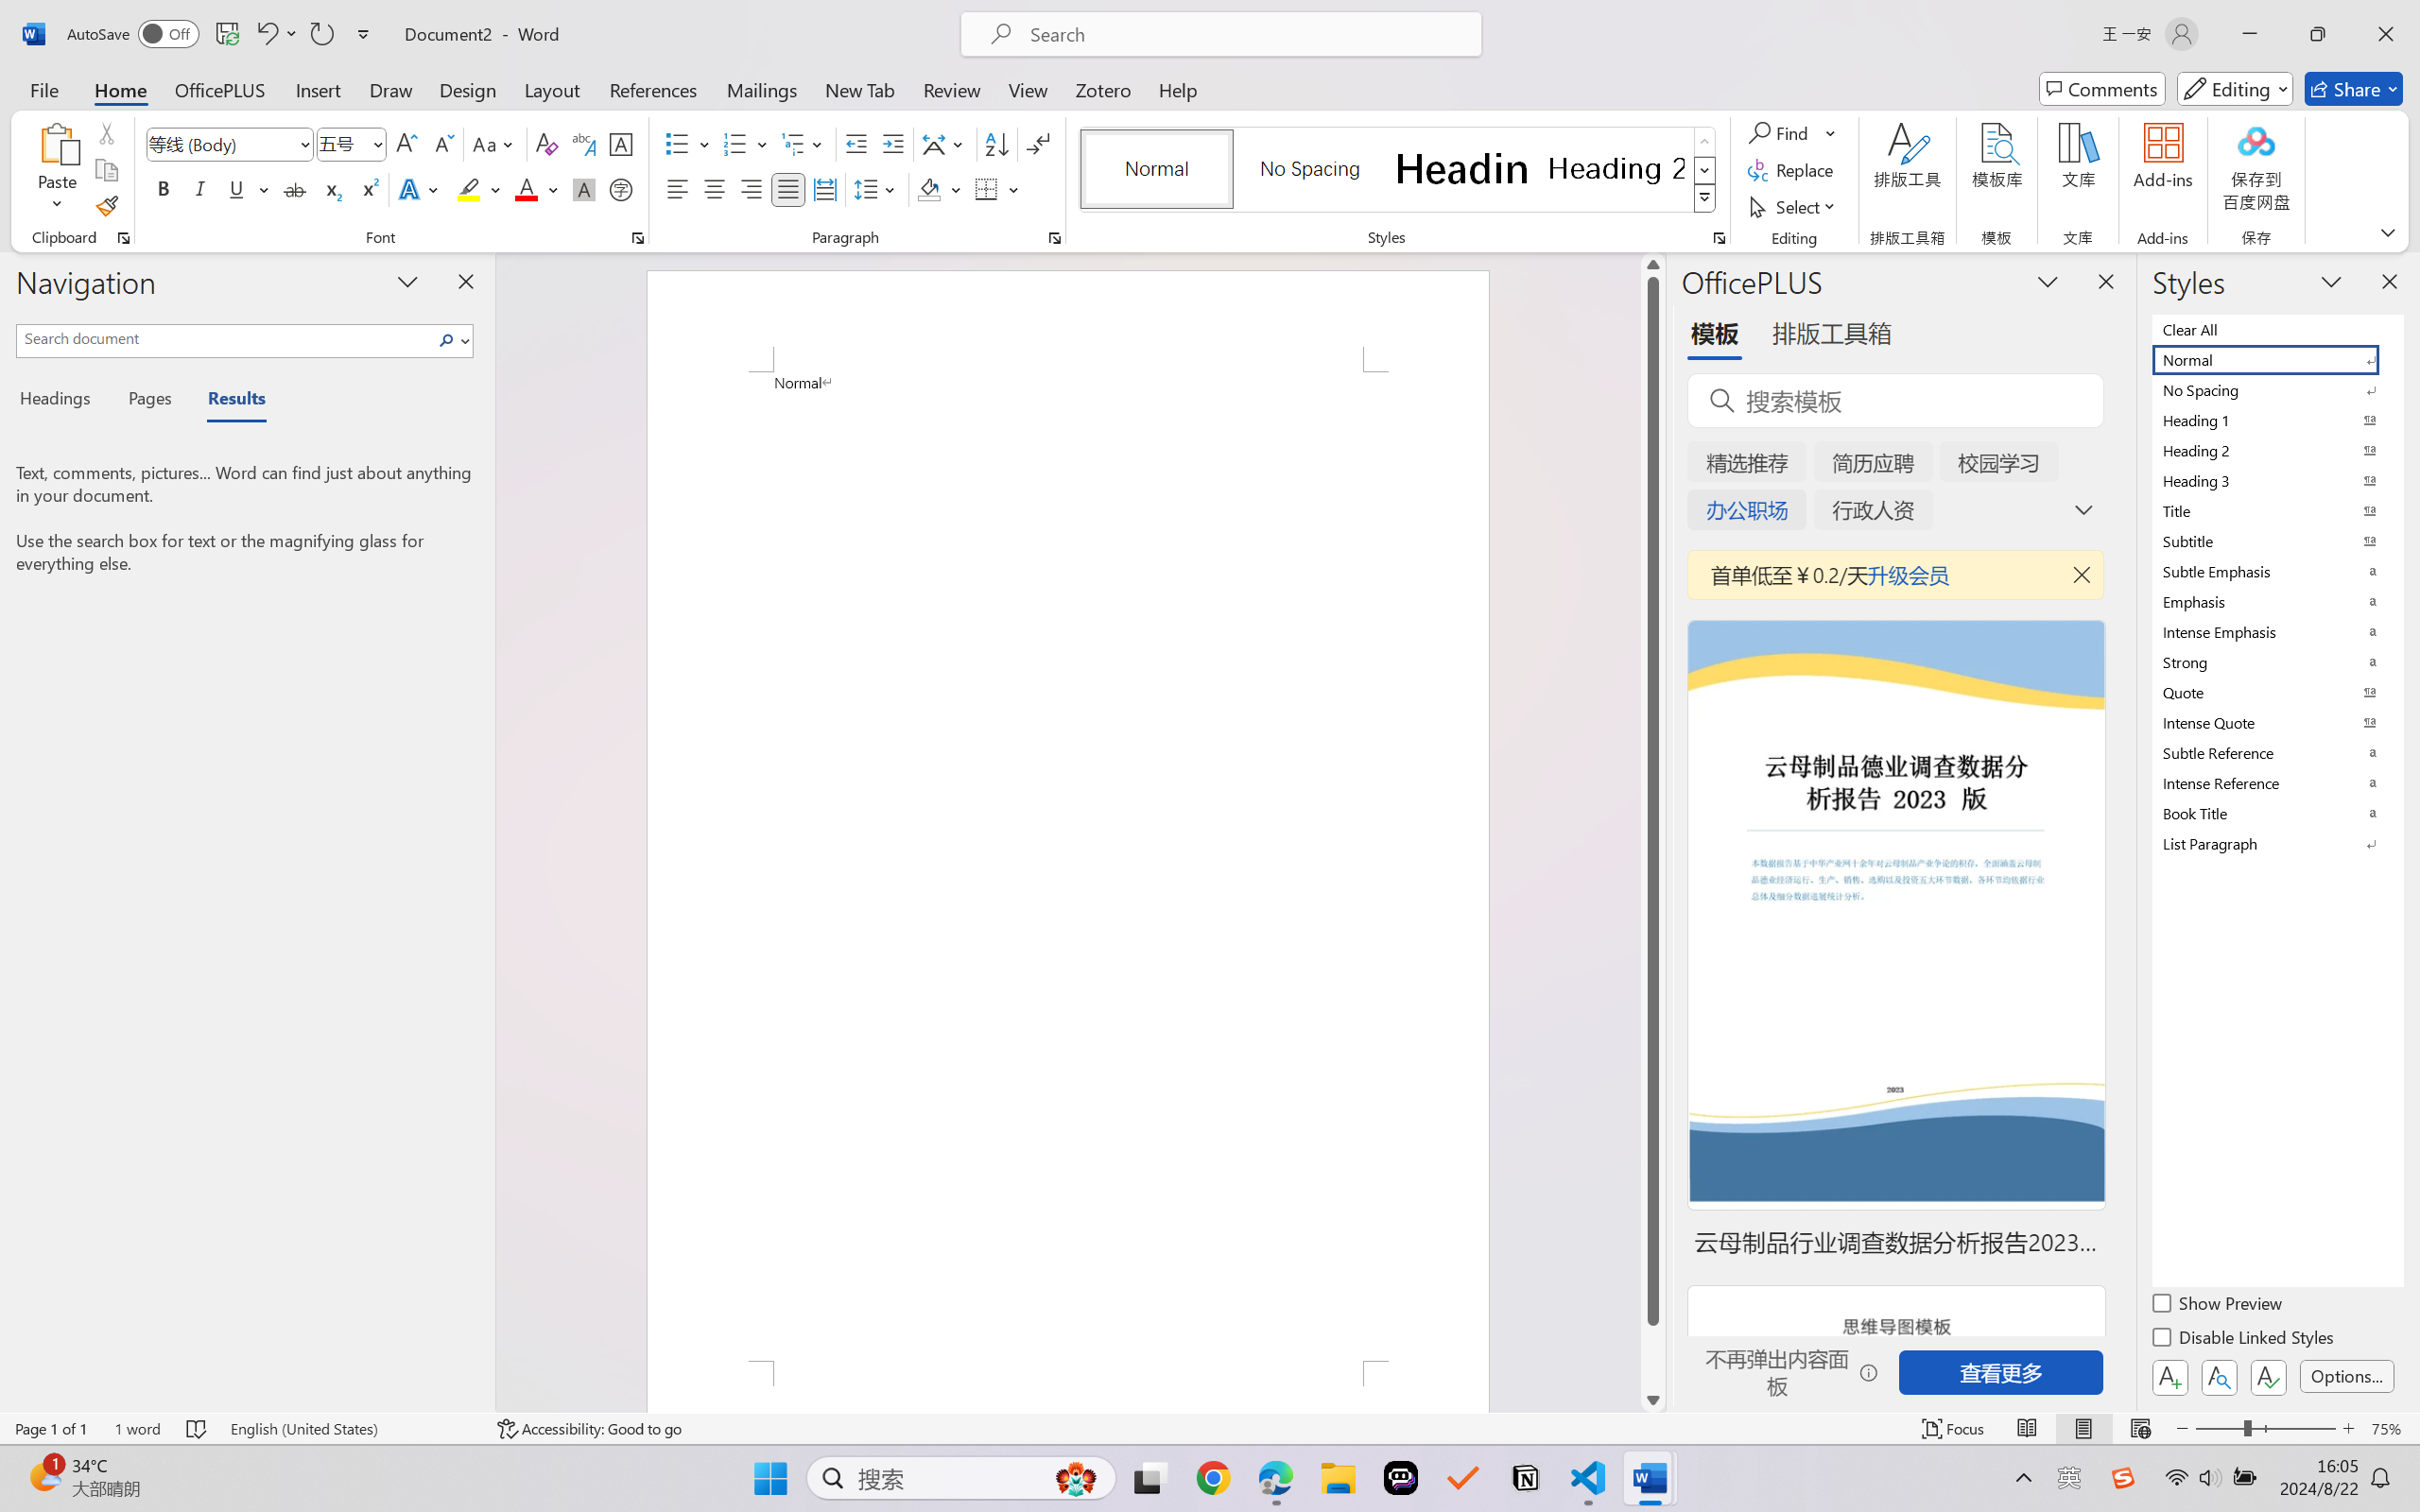 This screenshot has width=2420, height=1512. What do you see at coordinates (2218, 1428) in the screenshot?
I see `'Zoom Out'` at bounding box center [2218, 1428].